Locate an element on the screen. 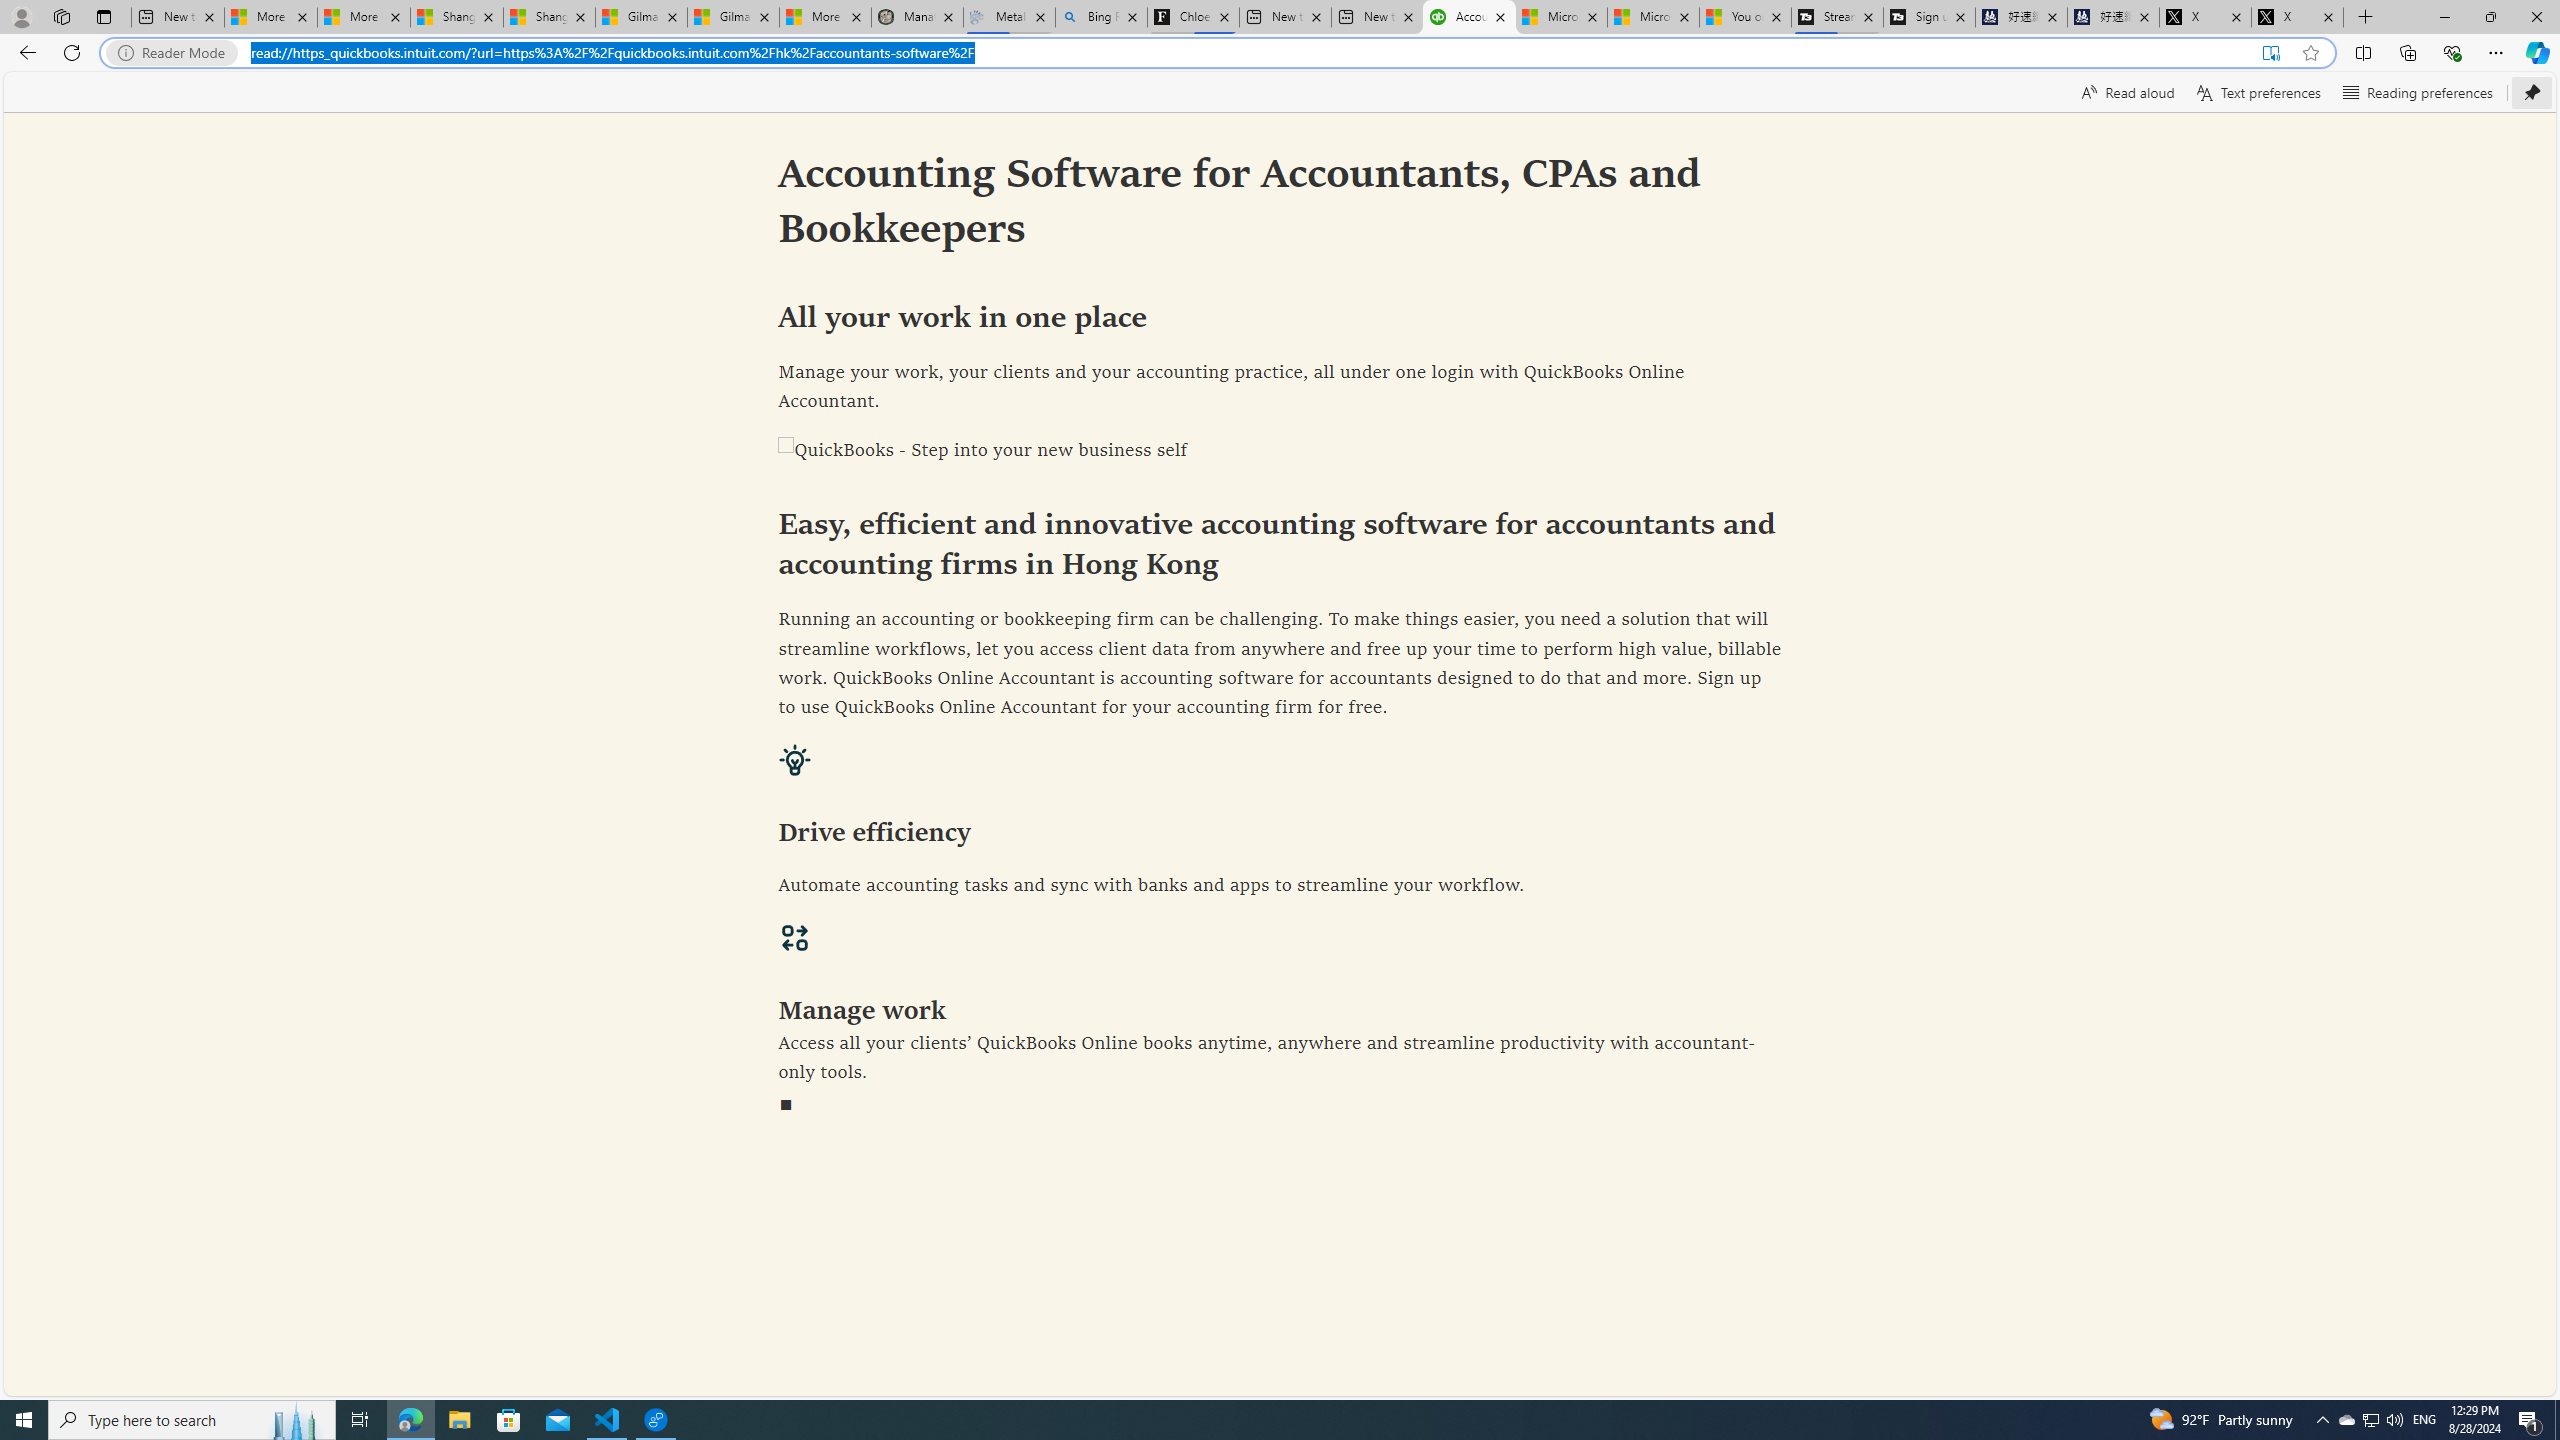 This screenshot has width=2560, height=1440. 'Chloe Sorvino' is located at coordinates (1194, 16).